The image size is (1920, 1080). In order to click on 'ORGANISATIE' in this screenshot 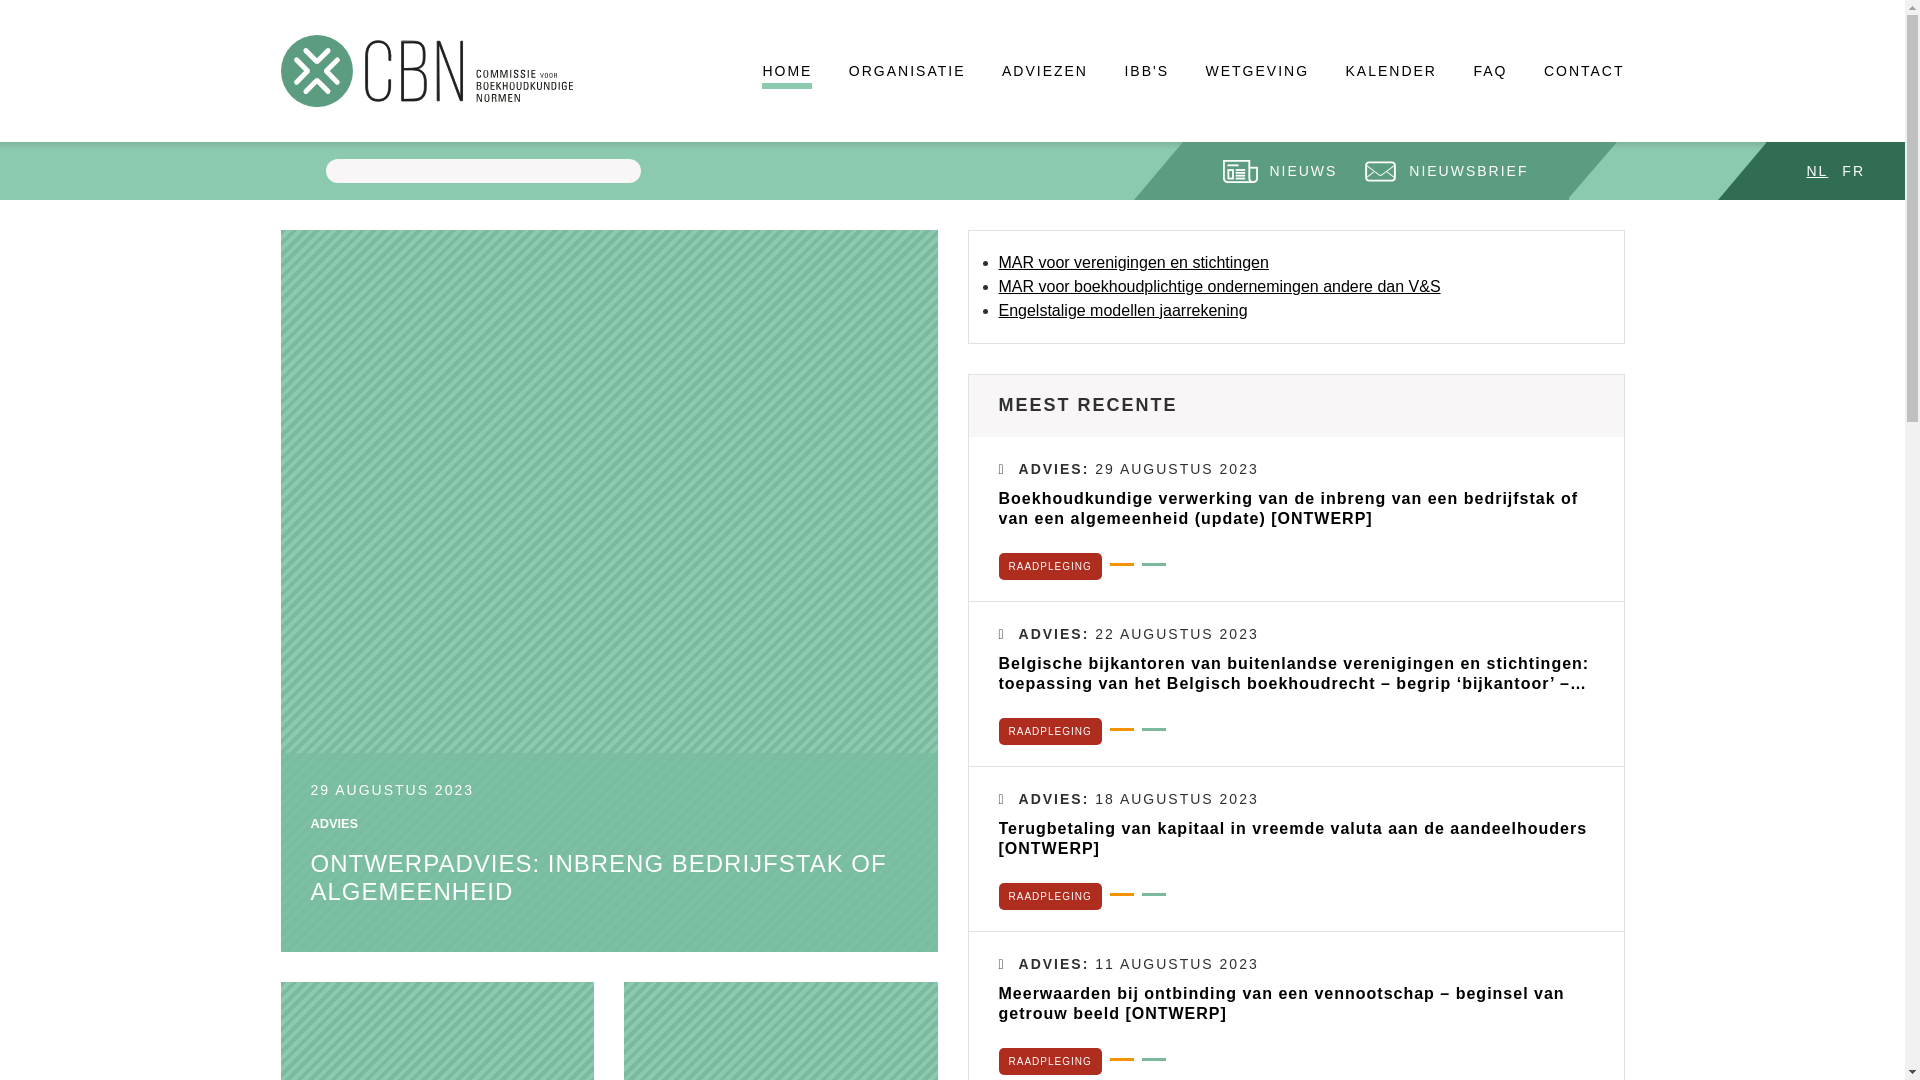, I will do `click(906, 72)`.